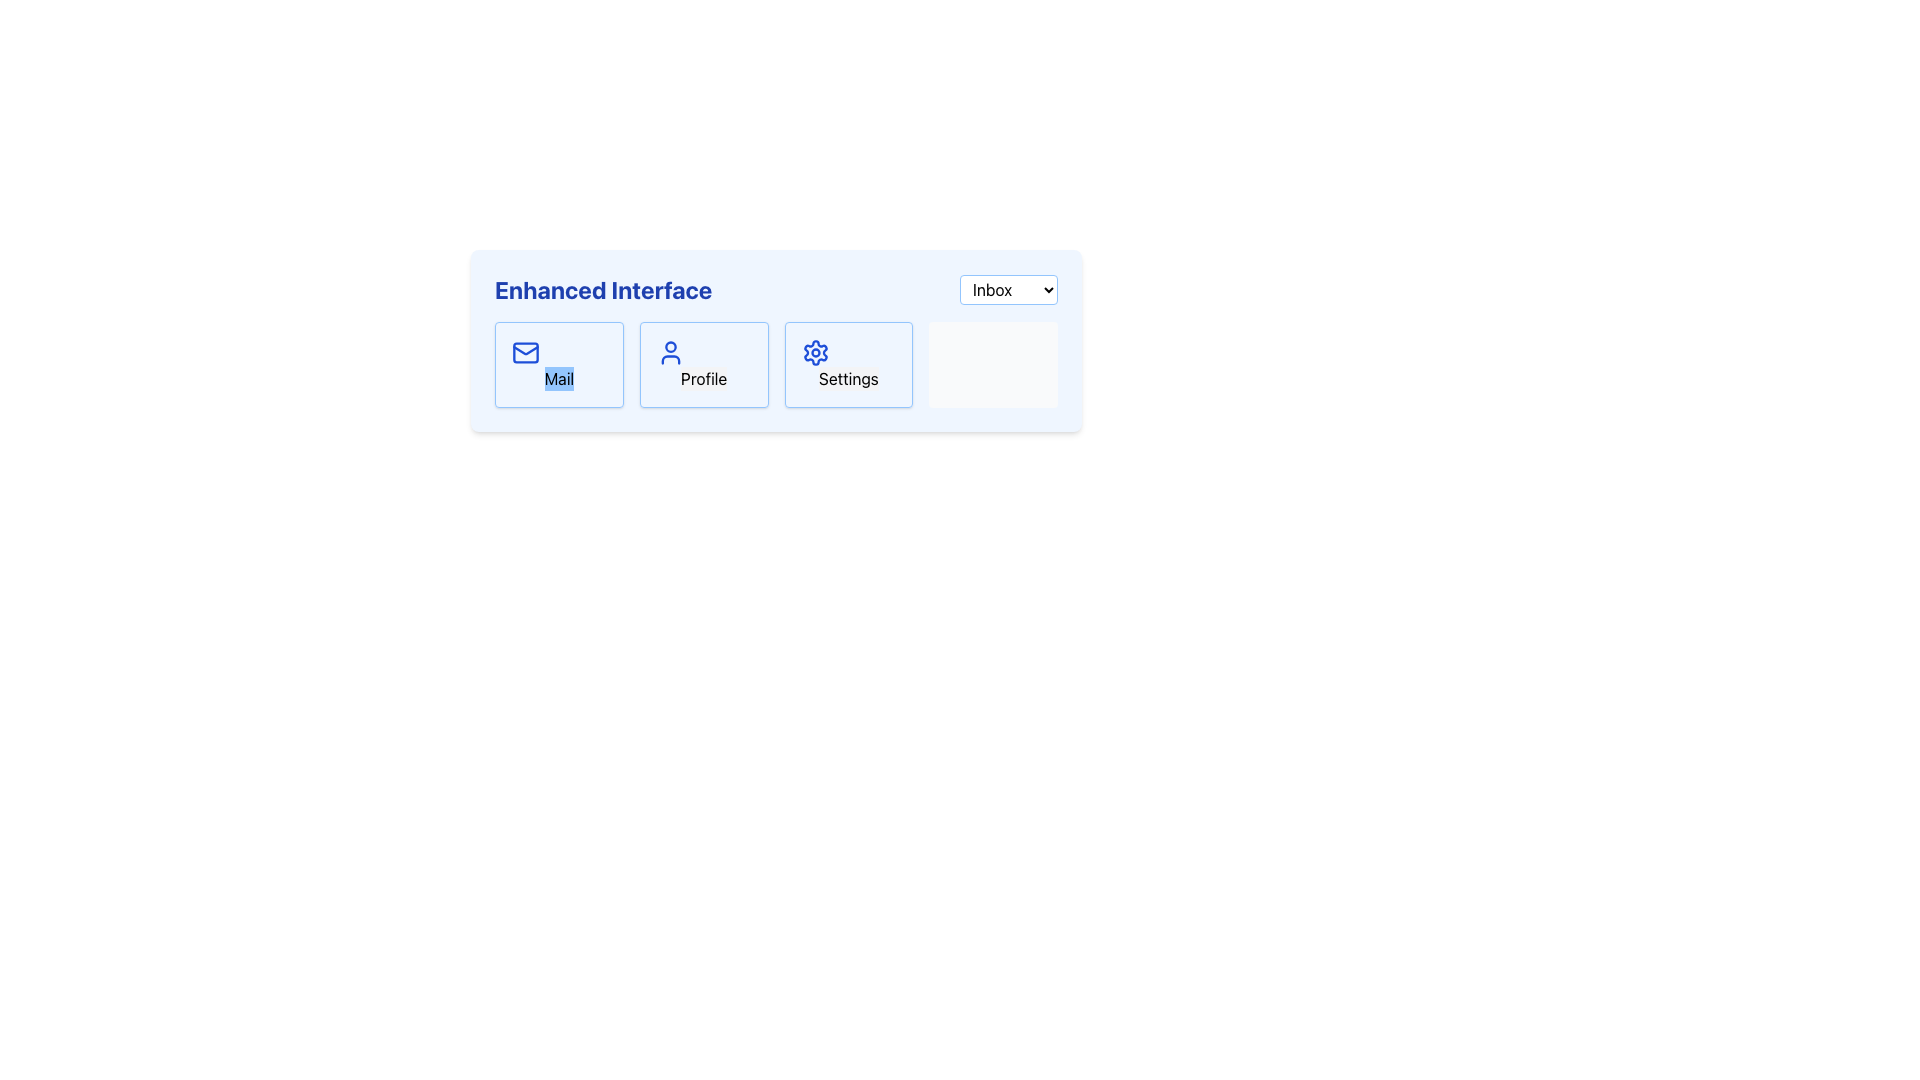  What do you see at coordinates (704, 365) in the screenshot?
I see `the second button in the grid layout` at bounding box center [704, 365].